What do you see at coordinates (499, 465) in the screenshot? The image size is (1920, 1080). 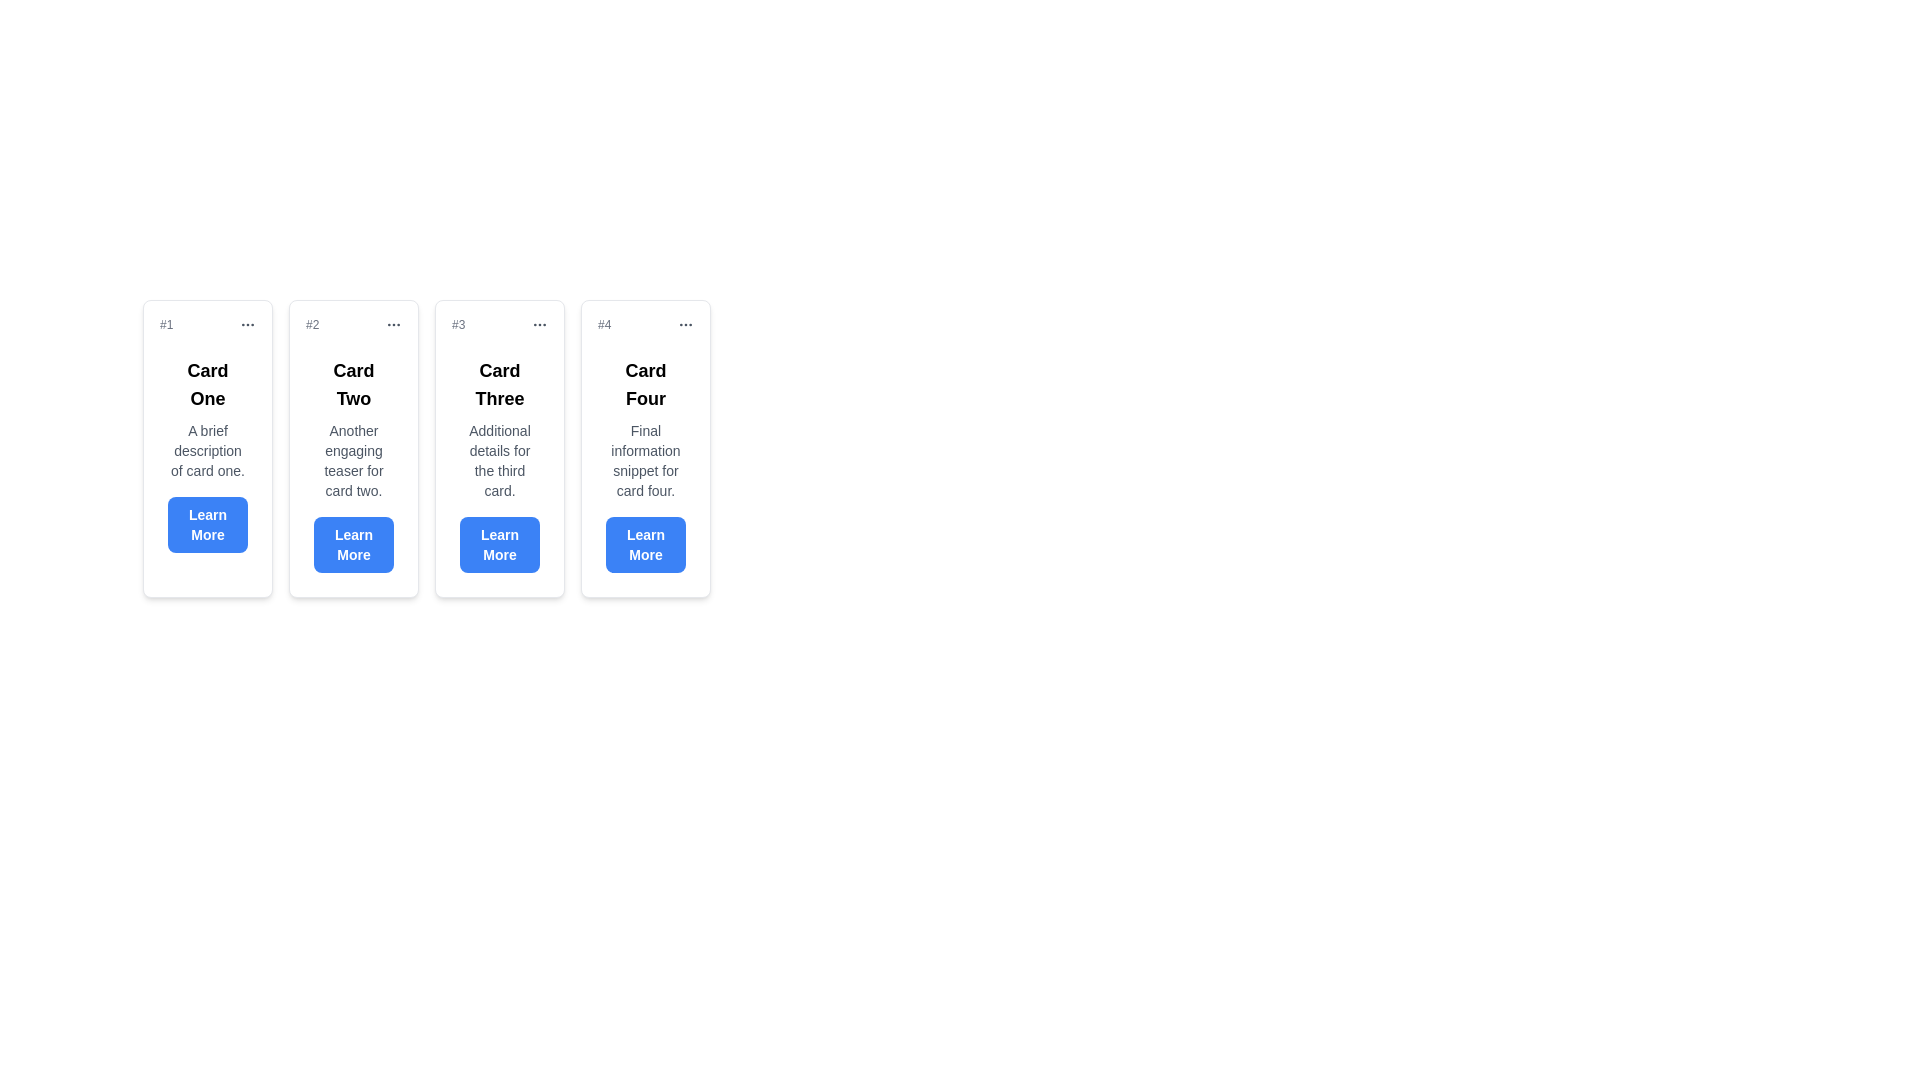 I see `the third card in the horizontal list, which contains a descriptive text and an action button` at bounding box center [499, 465].